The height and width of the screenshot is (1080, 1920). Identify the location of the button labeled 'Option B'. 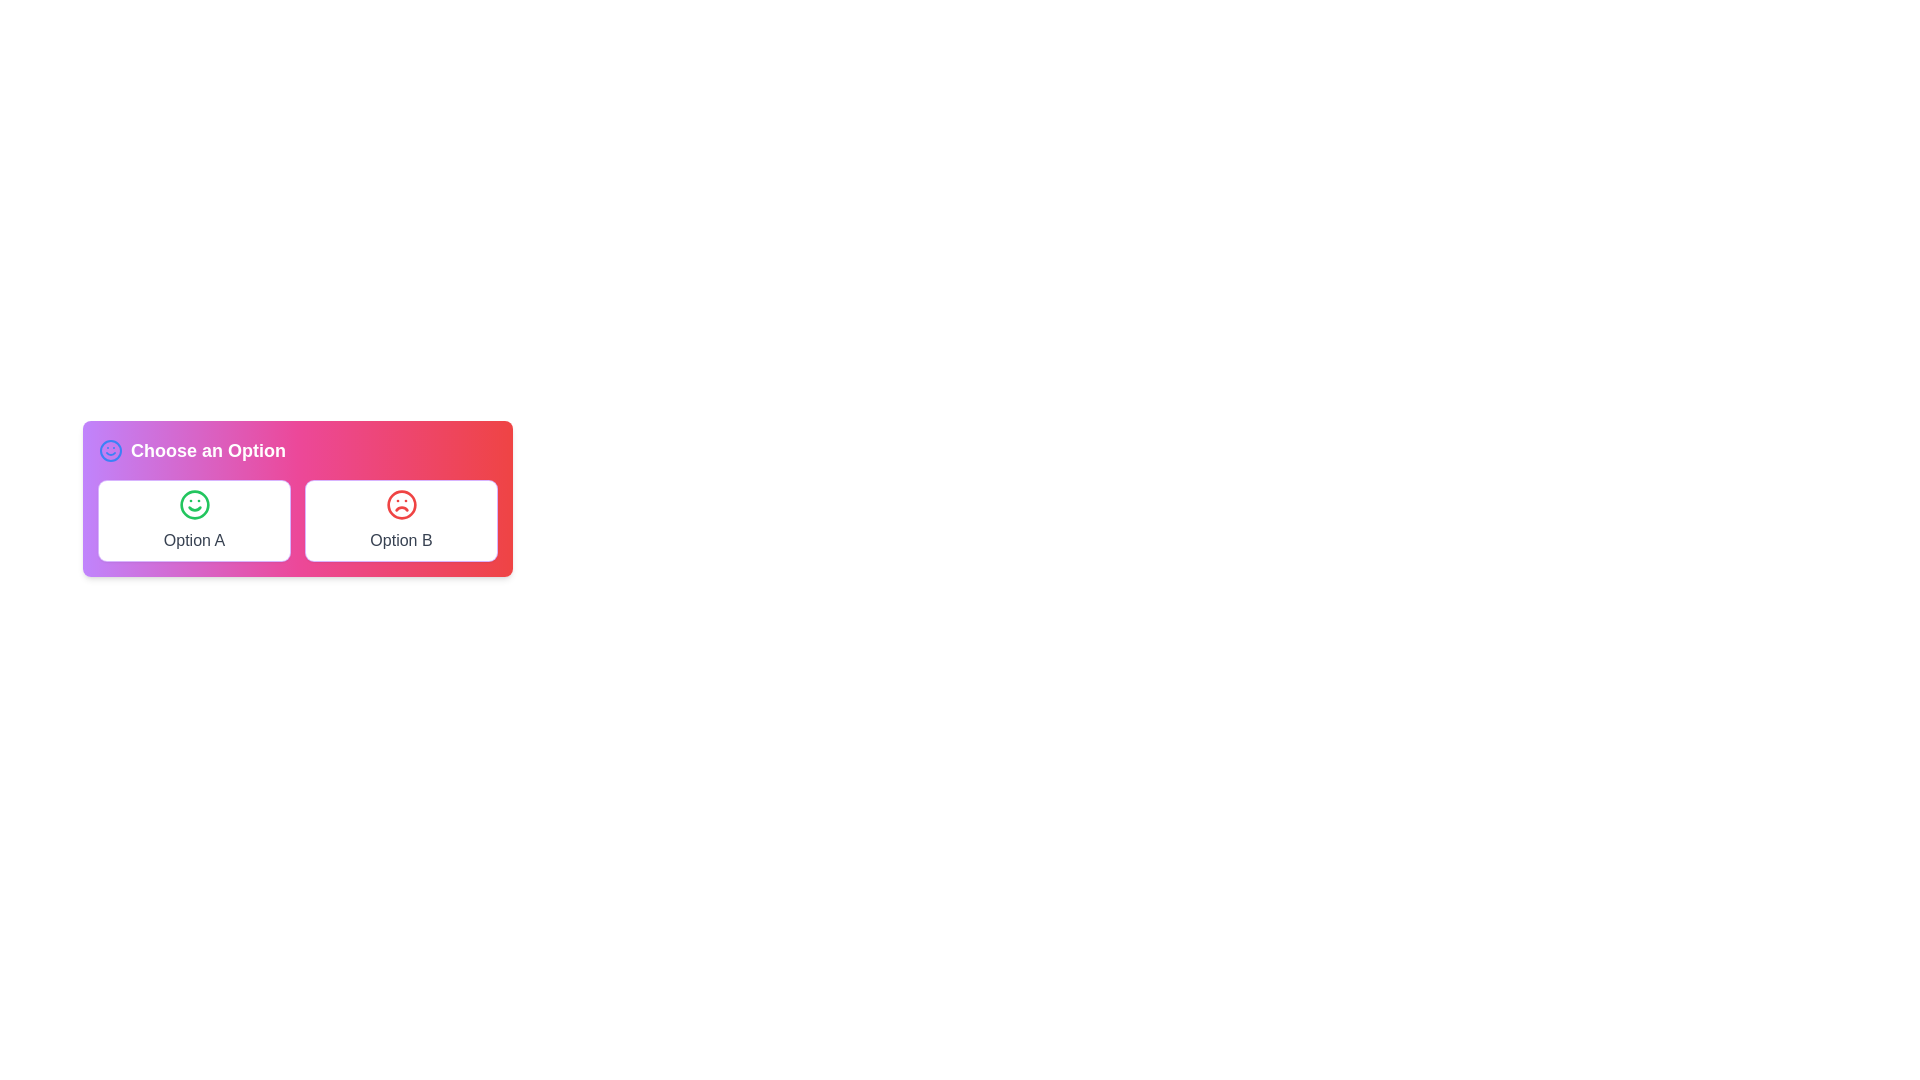
(400, 519).